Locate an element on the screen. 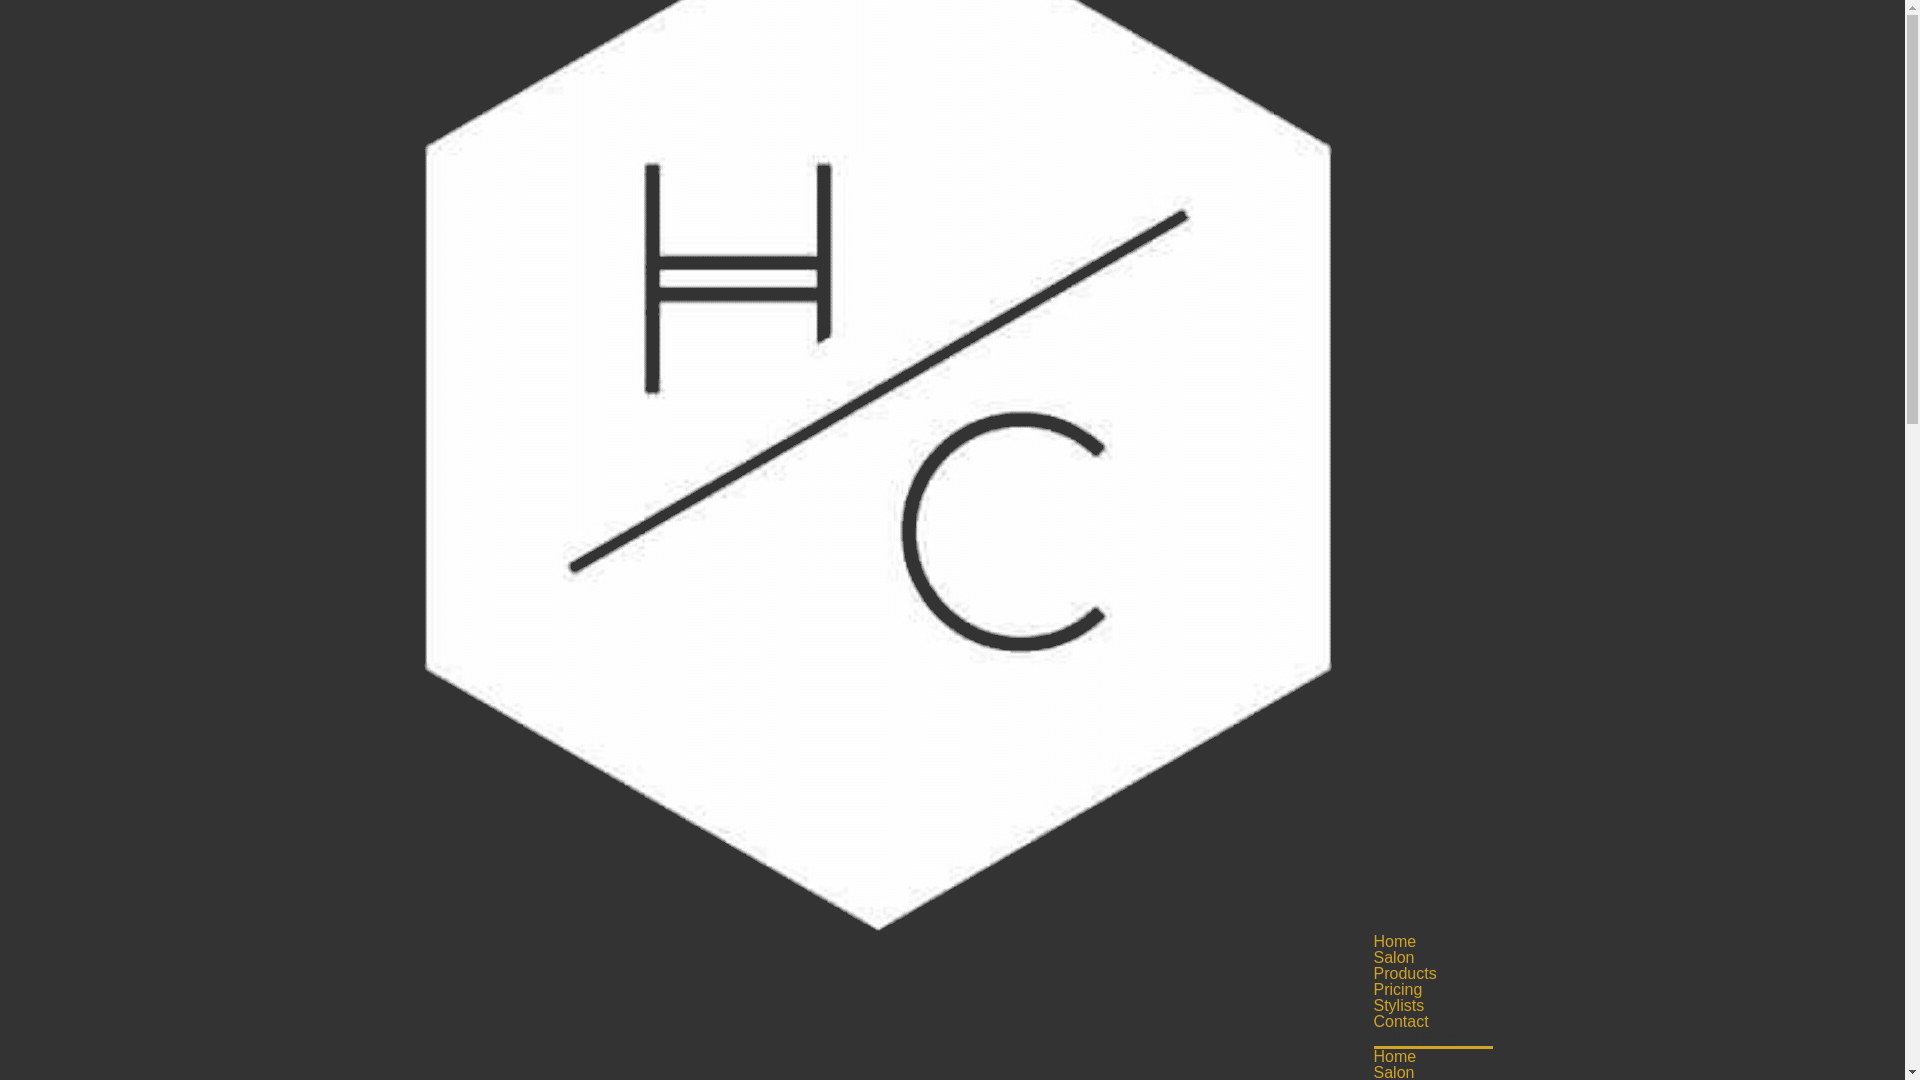 This screenshot has width=1920, height=1080. 'Products' is located at coordinates (1404, 973).